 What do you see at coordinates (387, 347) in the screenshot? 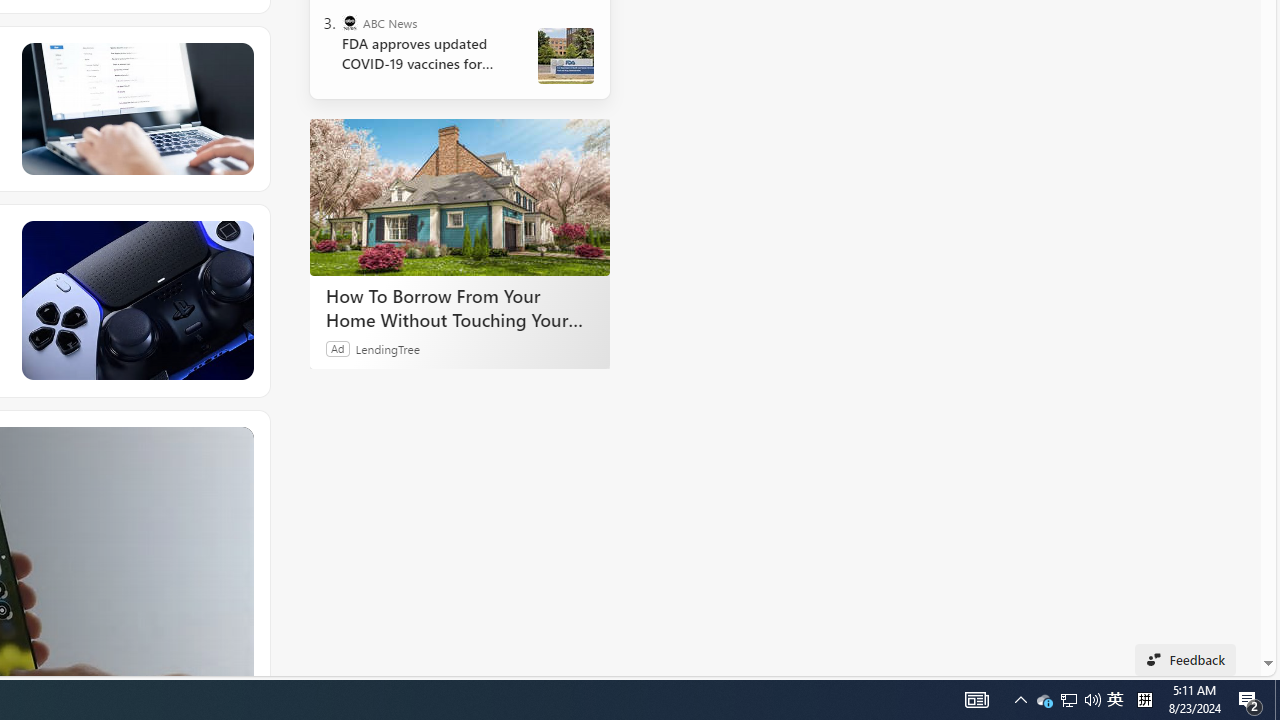
I see `'LendingTree'` at bounding box center [387, 347].